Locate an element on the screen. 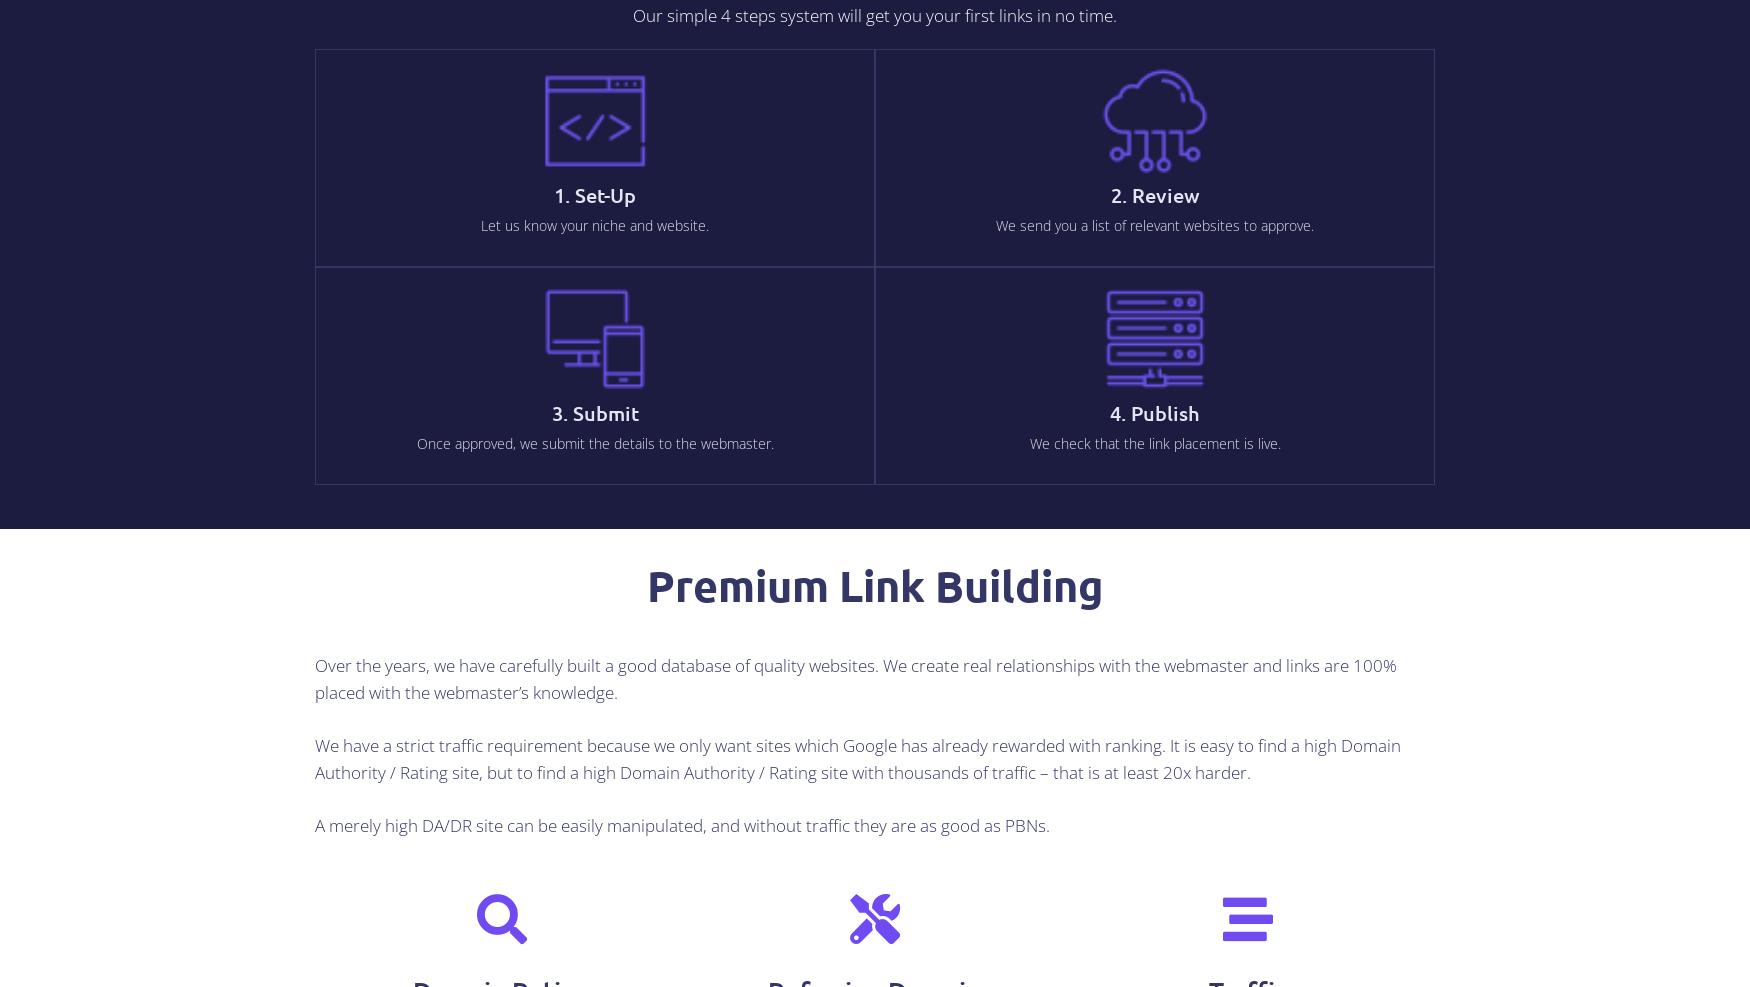 The height and width of the screenshot is (987, 1750). 'Once approved, we submit the details to the webmaster.' is located at coordinates (594, 441).